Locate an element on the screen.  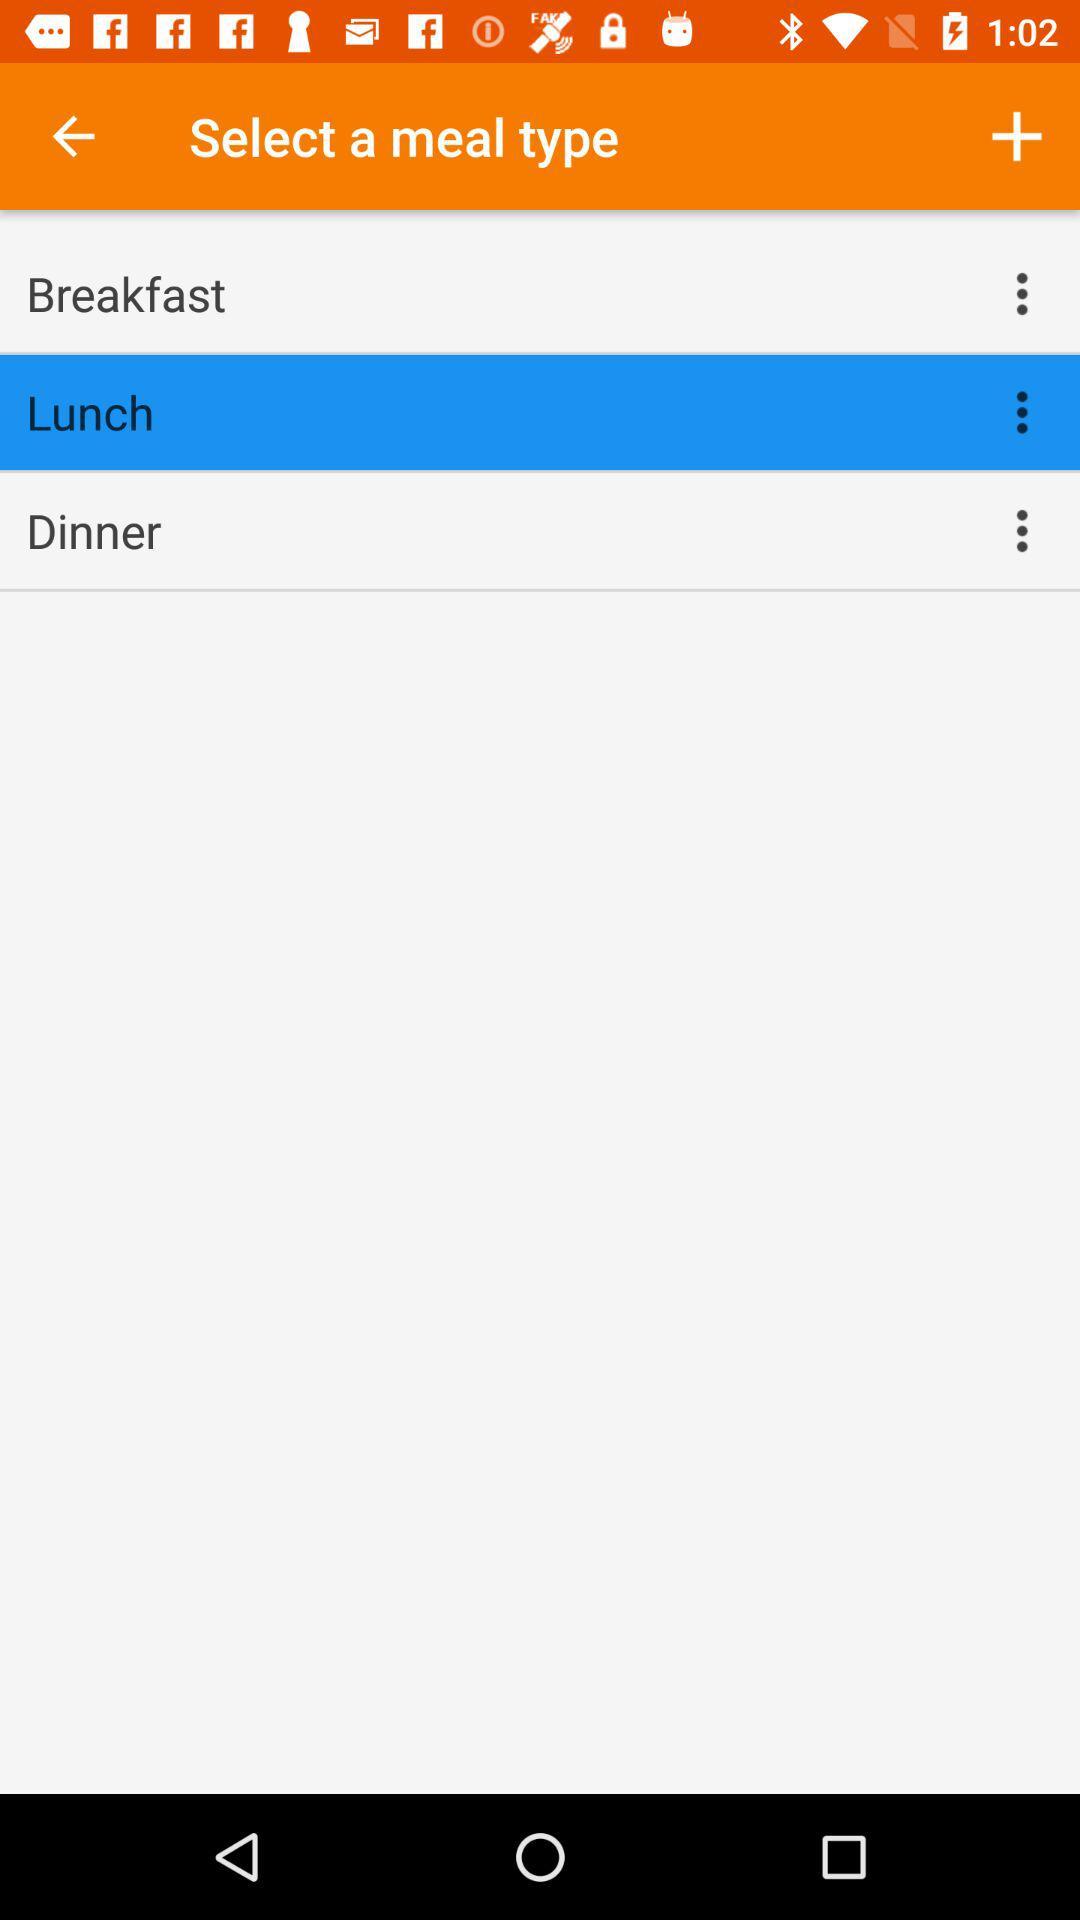
dinner is located at coordinates (495, 530).